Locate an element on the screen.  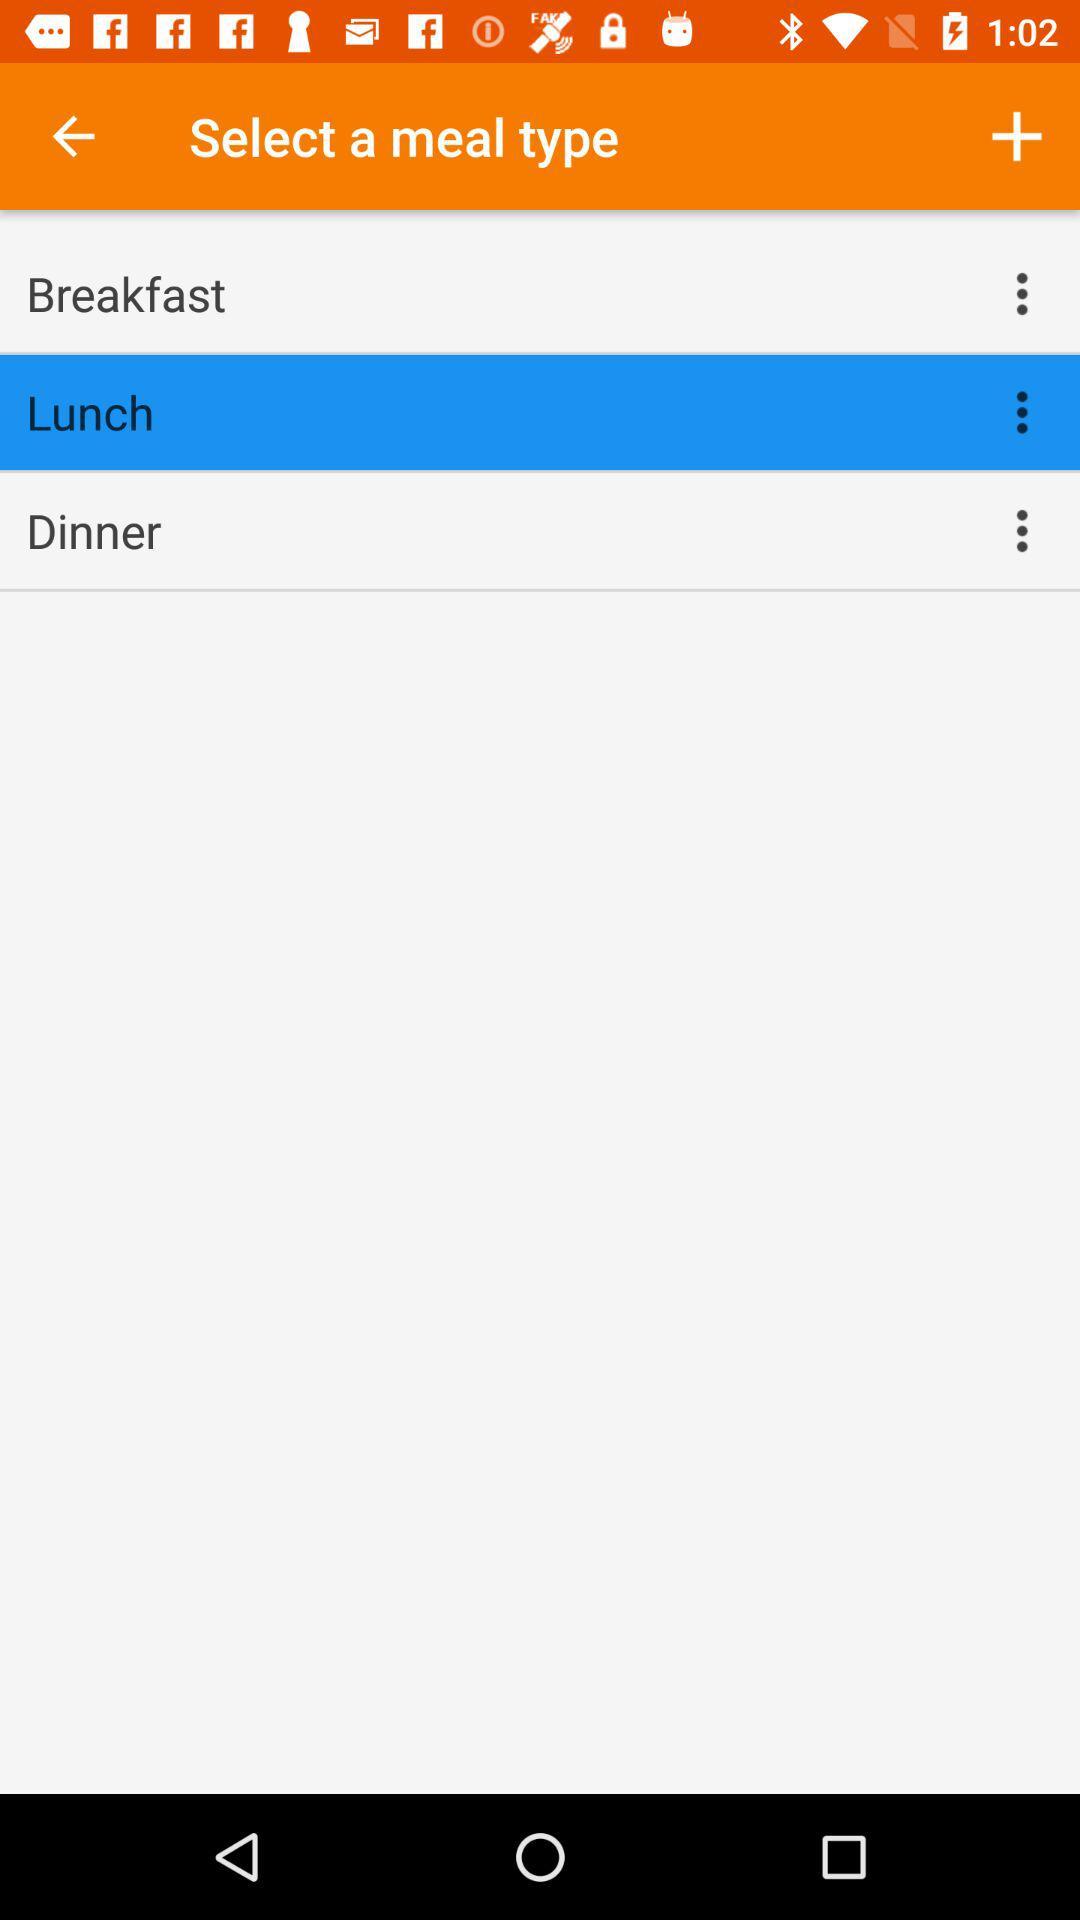
dinner is located at coordinates (495, 530).